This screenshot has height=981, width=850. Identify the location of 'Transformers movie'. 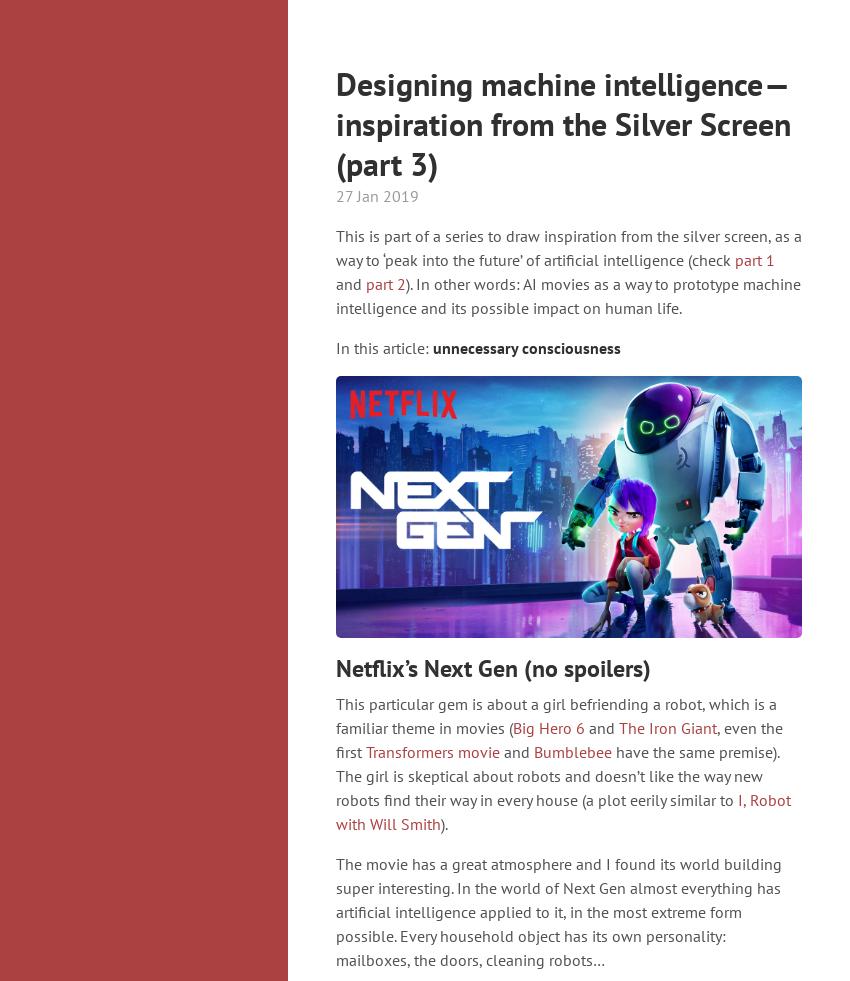
(431, 752).